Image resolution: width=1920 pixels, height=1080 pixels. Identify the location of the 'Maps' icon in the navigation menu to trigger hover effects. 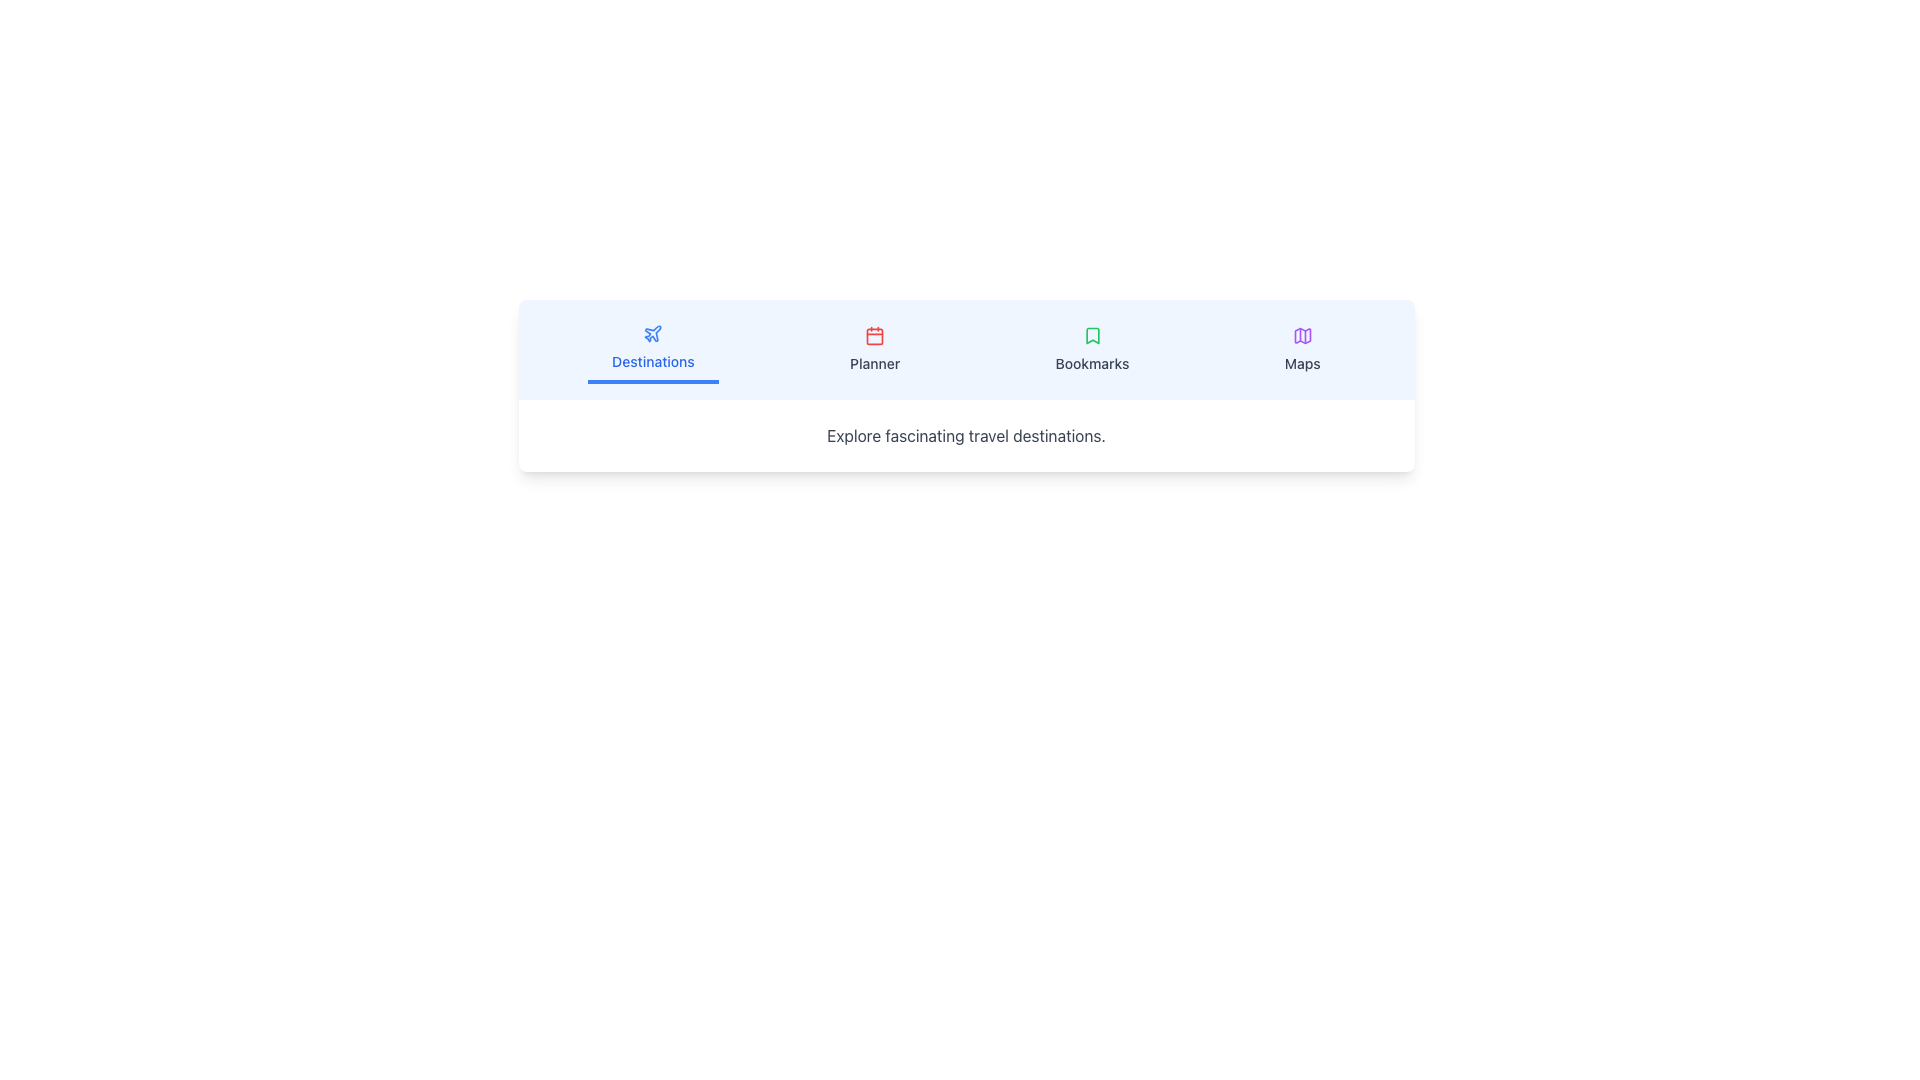
(1302, 334).